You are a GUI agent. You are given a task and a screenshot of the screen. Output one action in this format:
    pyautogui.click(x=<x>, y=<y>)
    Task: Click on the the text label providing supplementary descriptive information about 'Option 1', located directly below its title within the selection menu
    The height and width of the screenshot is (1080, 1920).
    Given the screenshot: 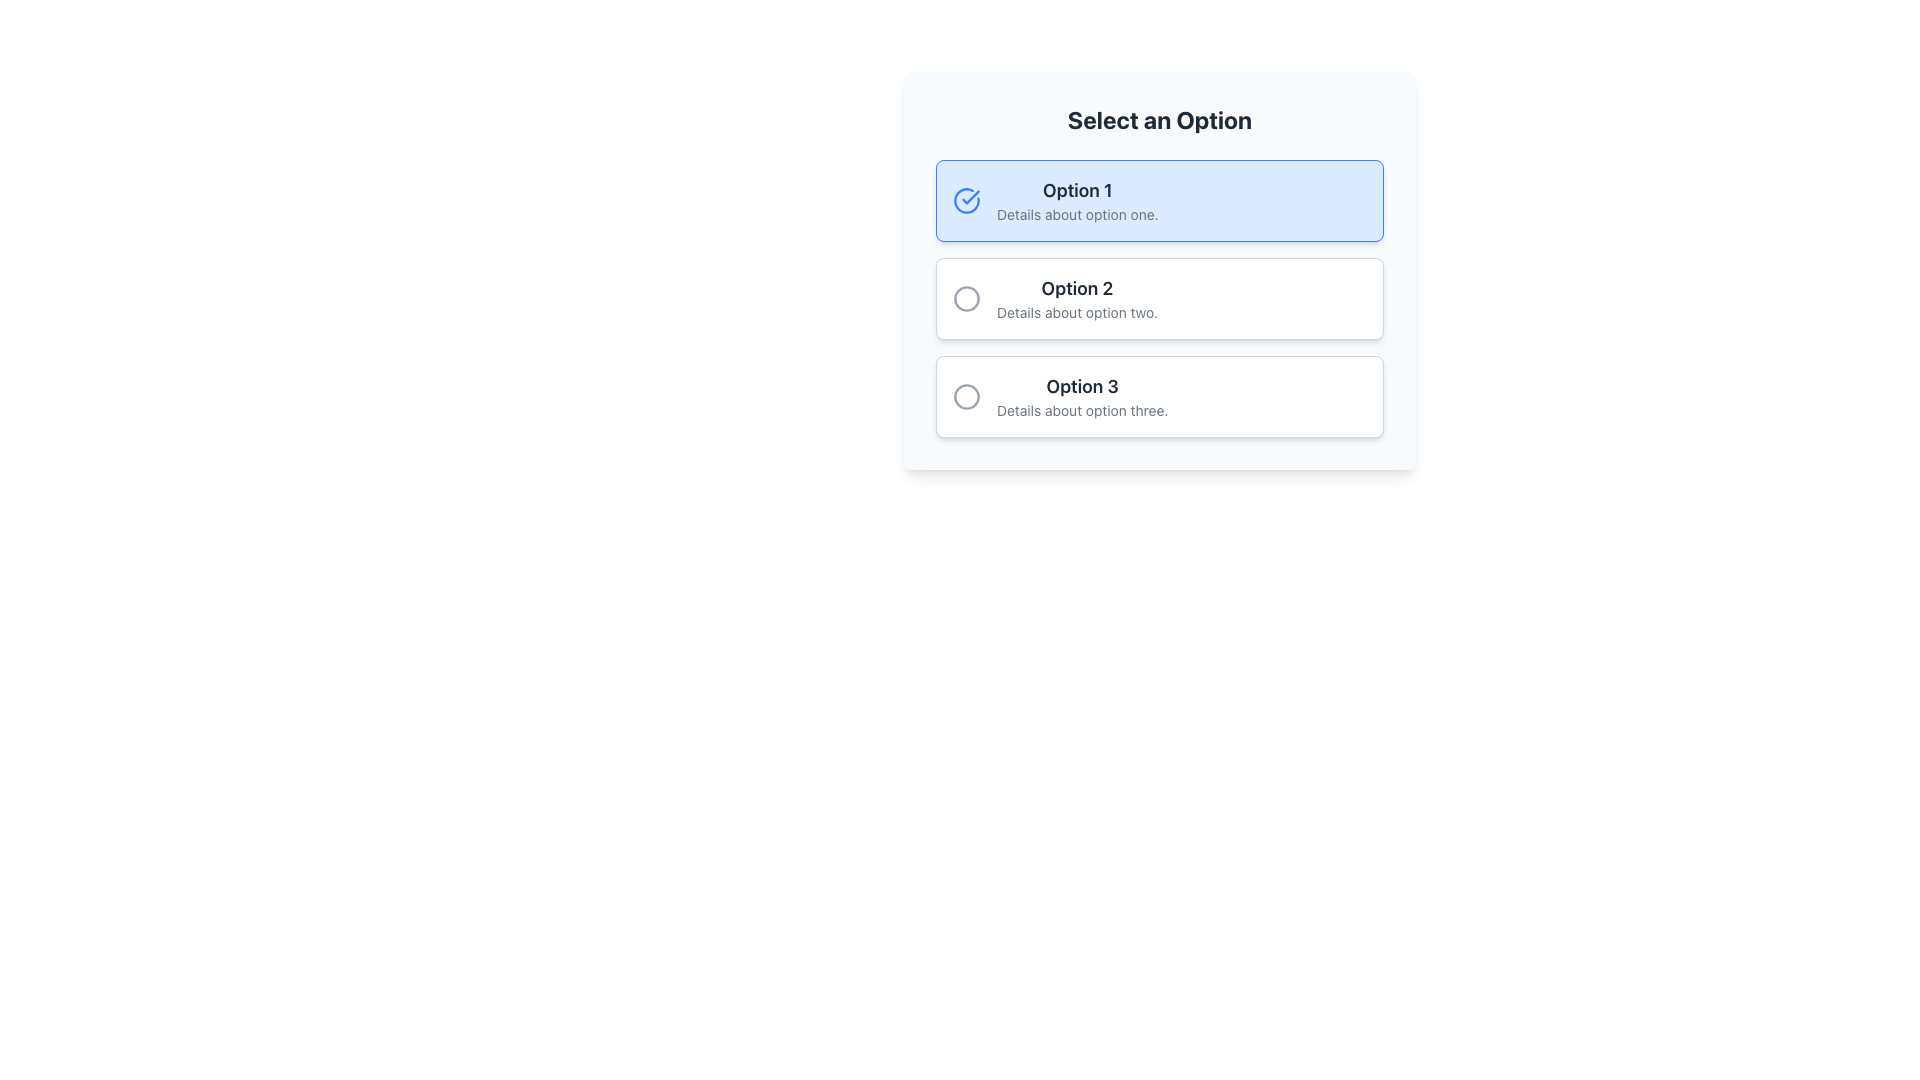 What is the action you would take?
    pyautogui.click(x=1076, y=215)
    